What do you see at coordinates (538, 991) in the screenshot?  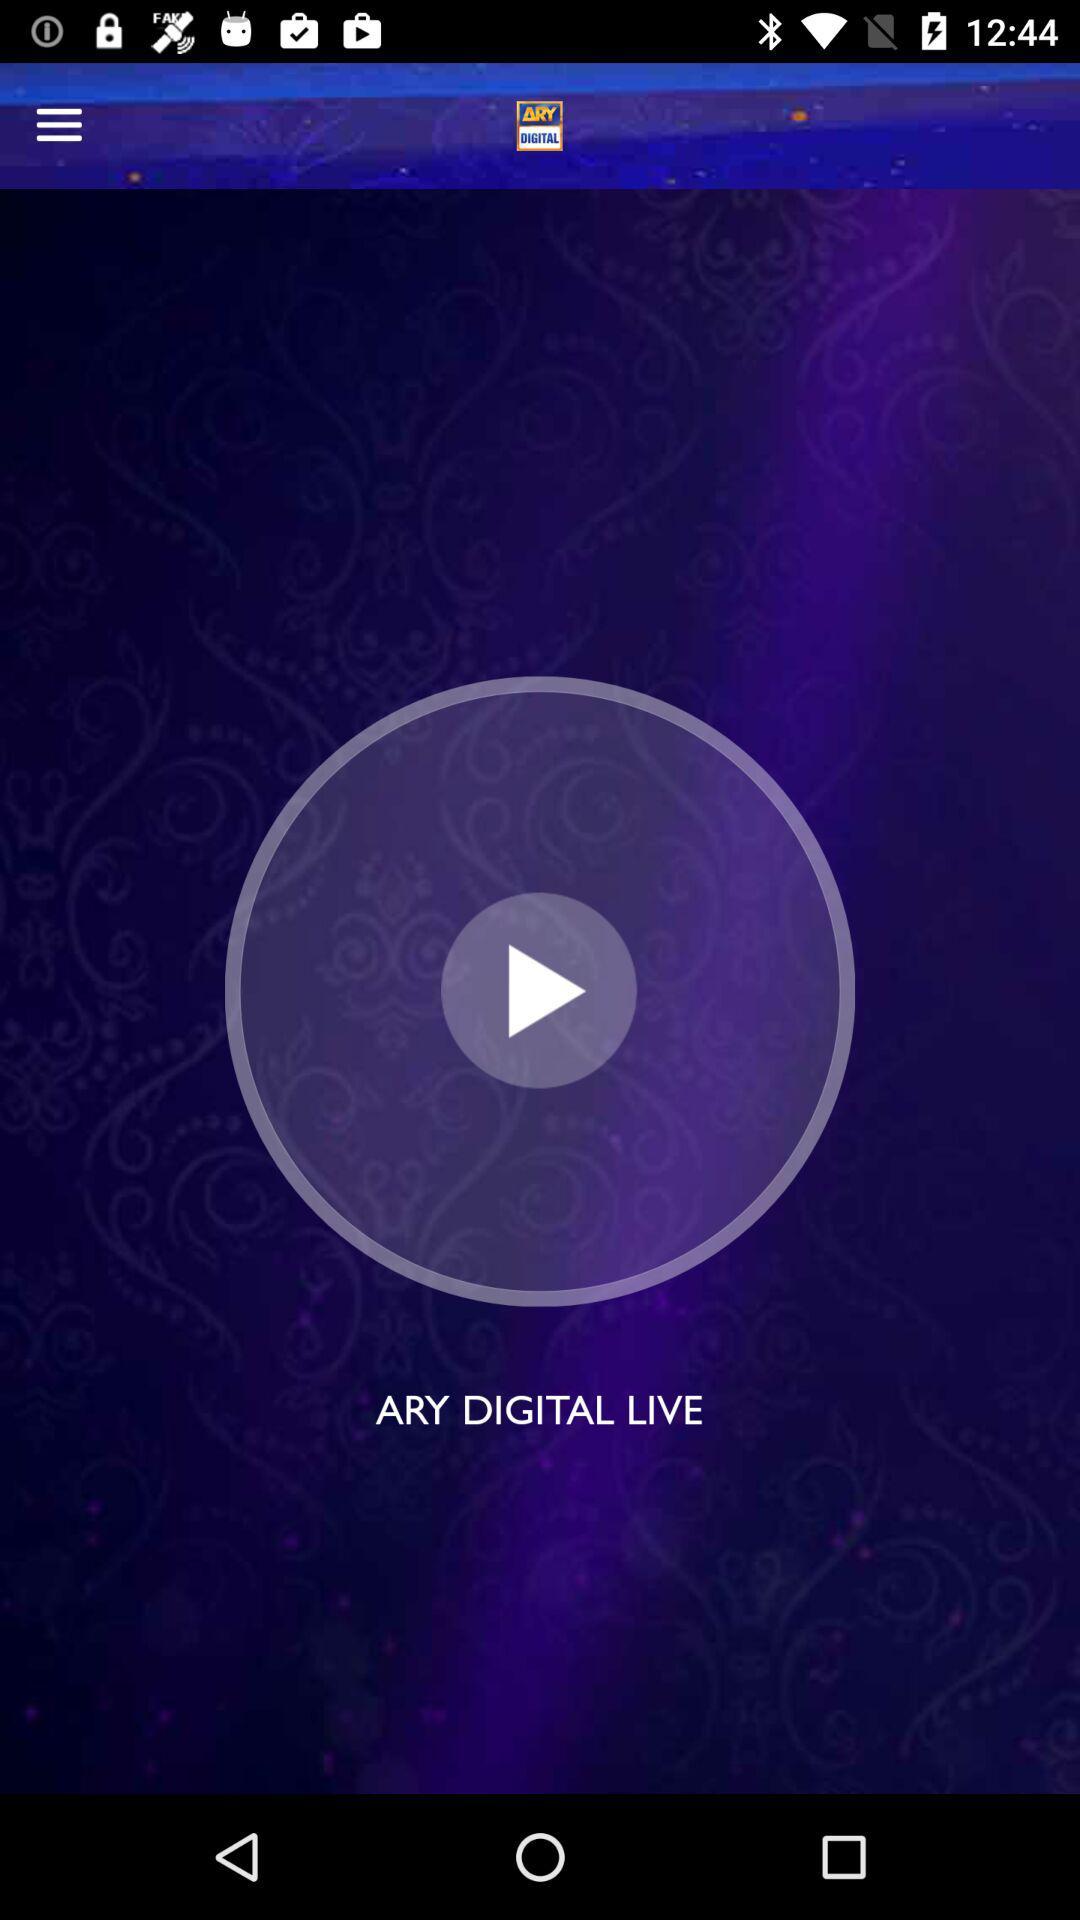 I see `media` at bounding box center [538, 991].